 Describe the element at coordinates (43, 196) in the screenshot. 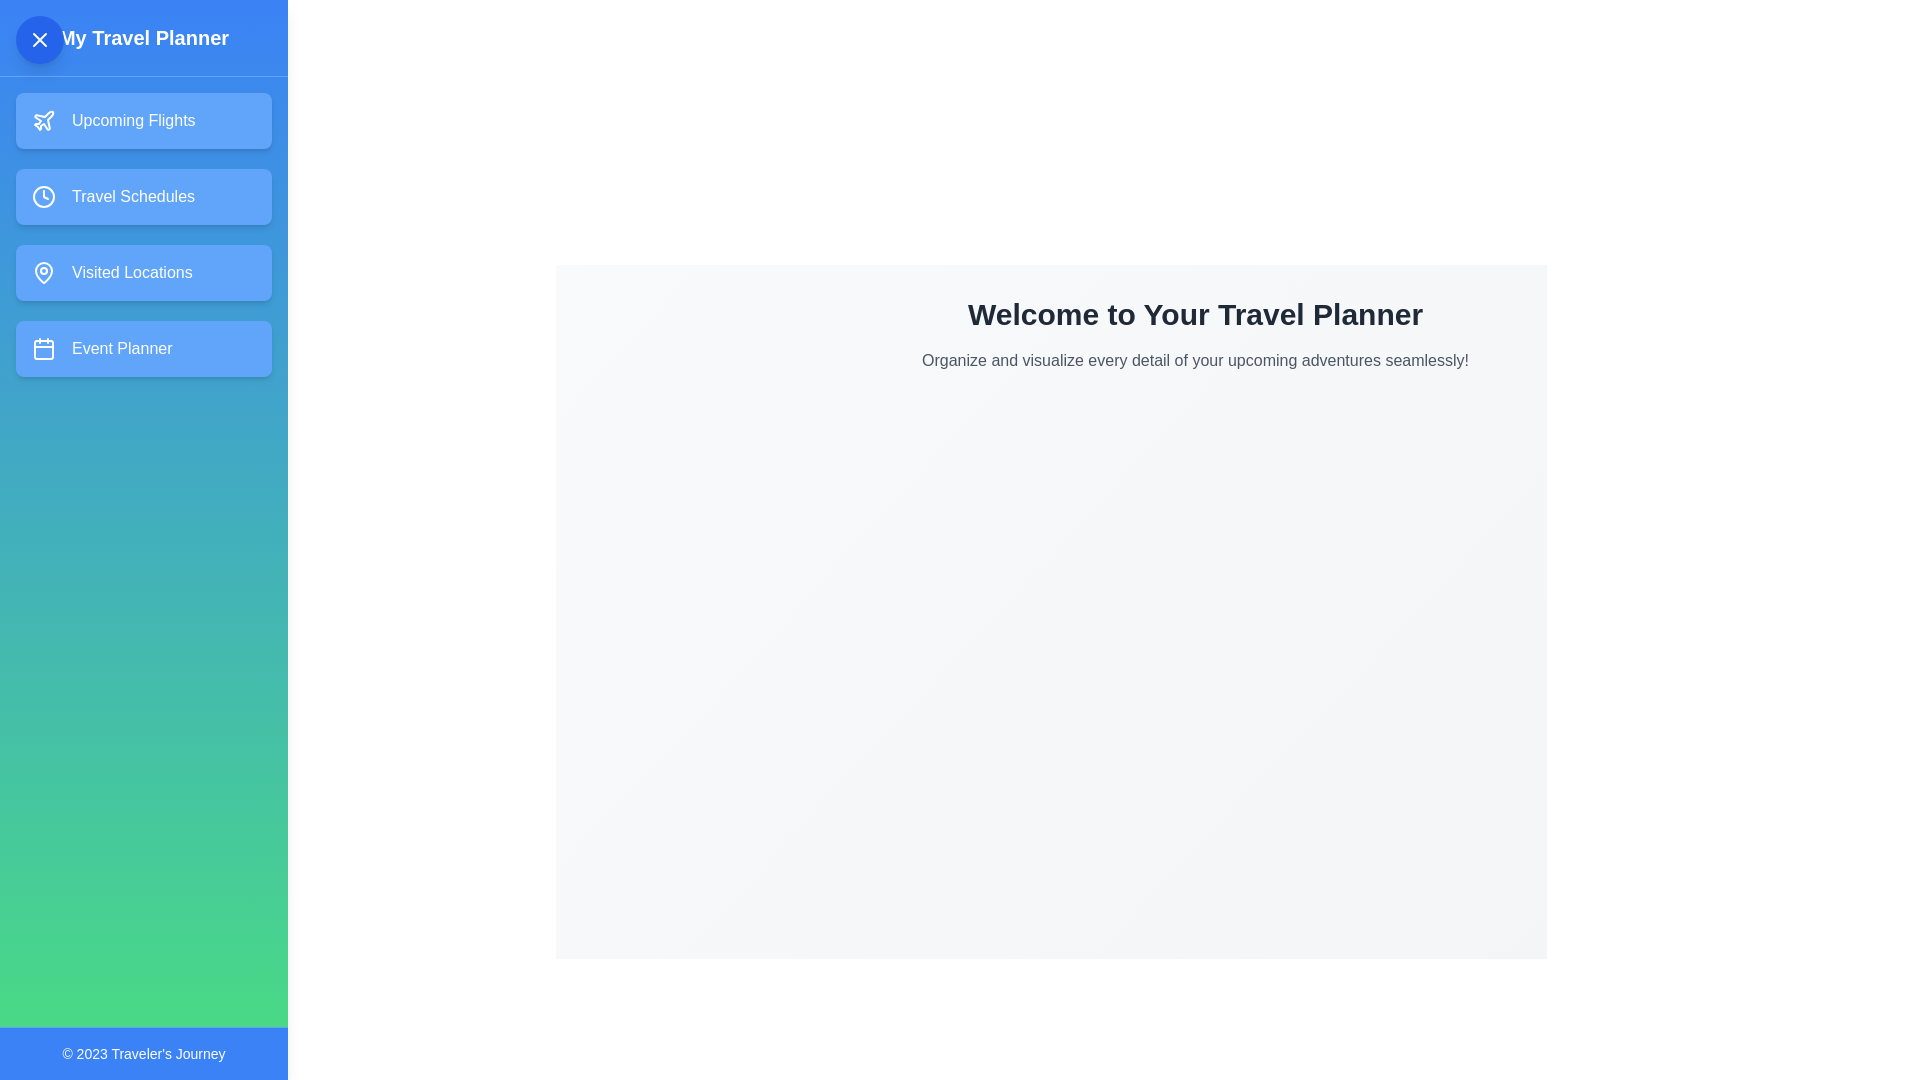

I see `the clock icon located to the left of the 'Travel Schedules' button in the vertical navigation menu` at that location.